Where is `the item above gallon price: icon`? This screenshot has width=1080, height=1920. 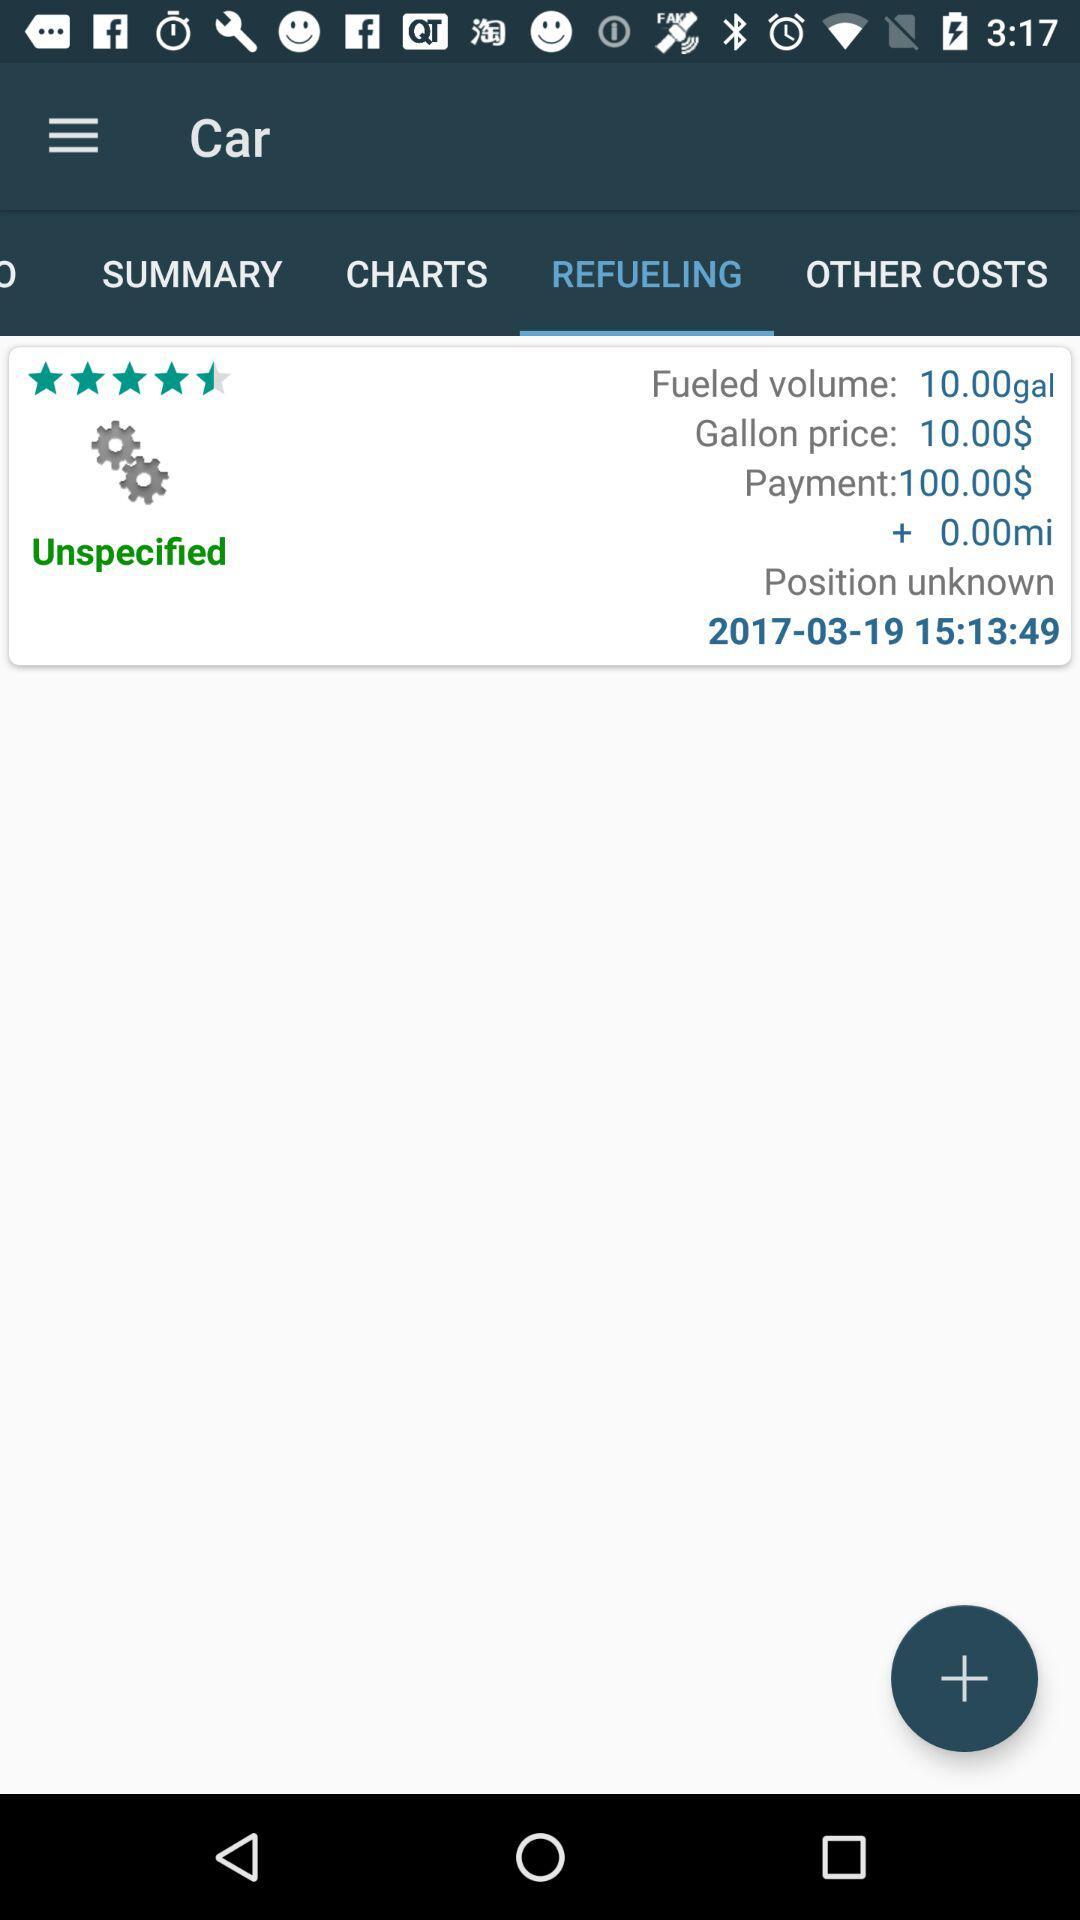
the item above gallon price: icon is located at coordinates (773, 382).